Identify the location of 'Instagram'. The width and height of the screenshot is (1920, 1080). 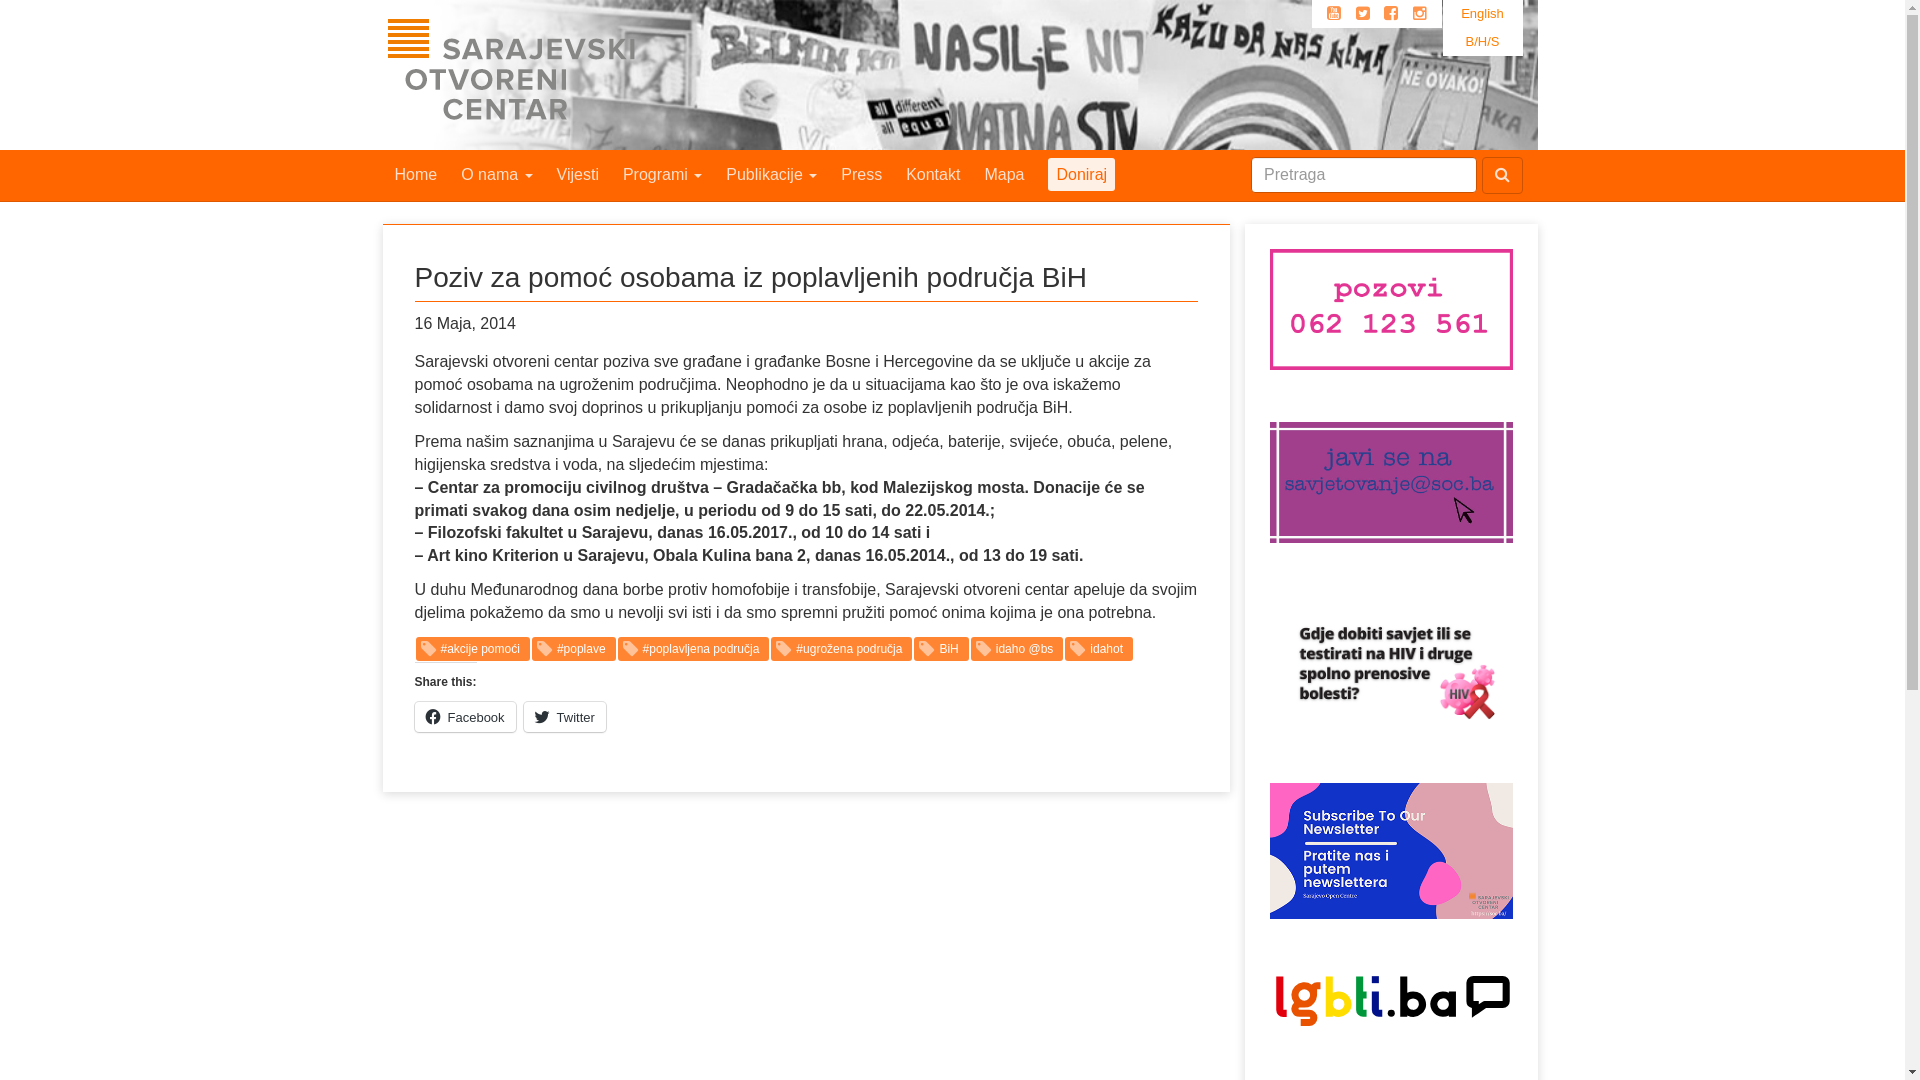
(1419, 14).